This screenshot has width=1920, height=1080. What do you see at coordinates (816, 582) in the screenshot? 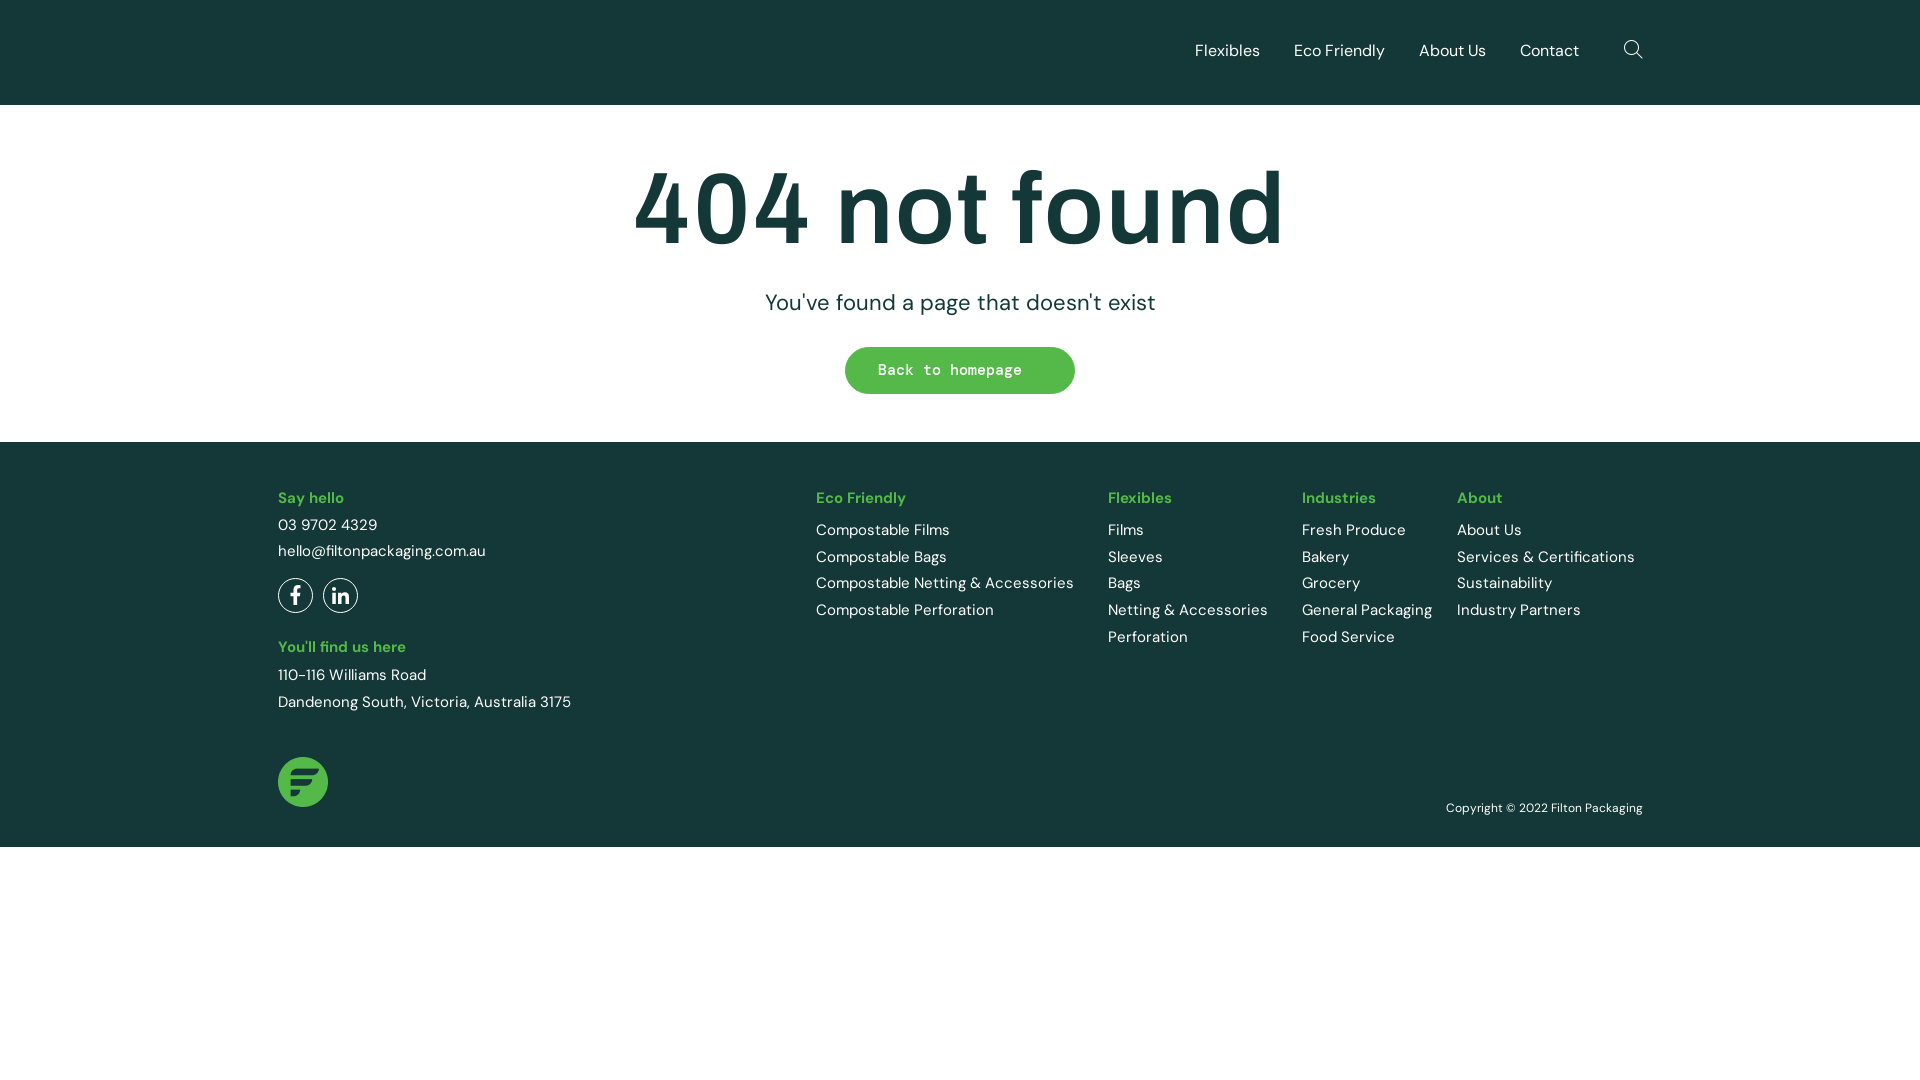
I see `'Compostable Netting & Accessories'` at bounding box center [816, 582].